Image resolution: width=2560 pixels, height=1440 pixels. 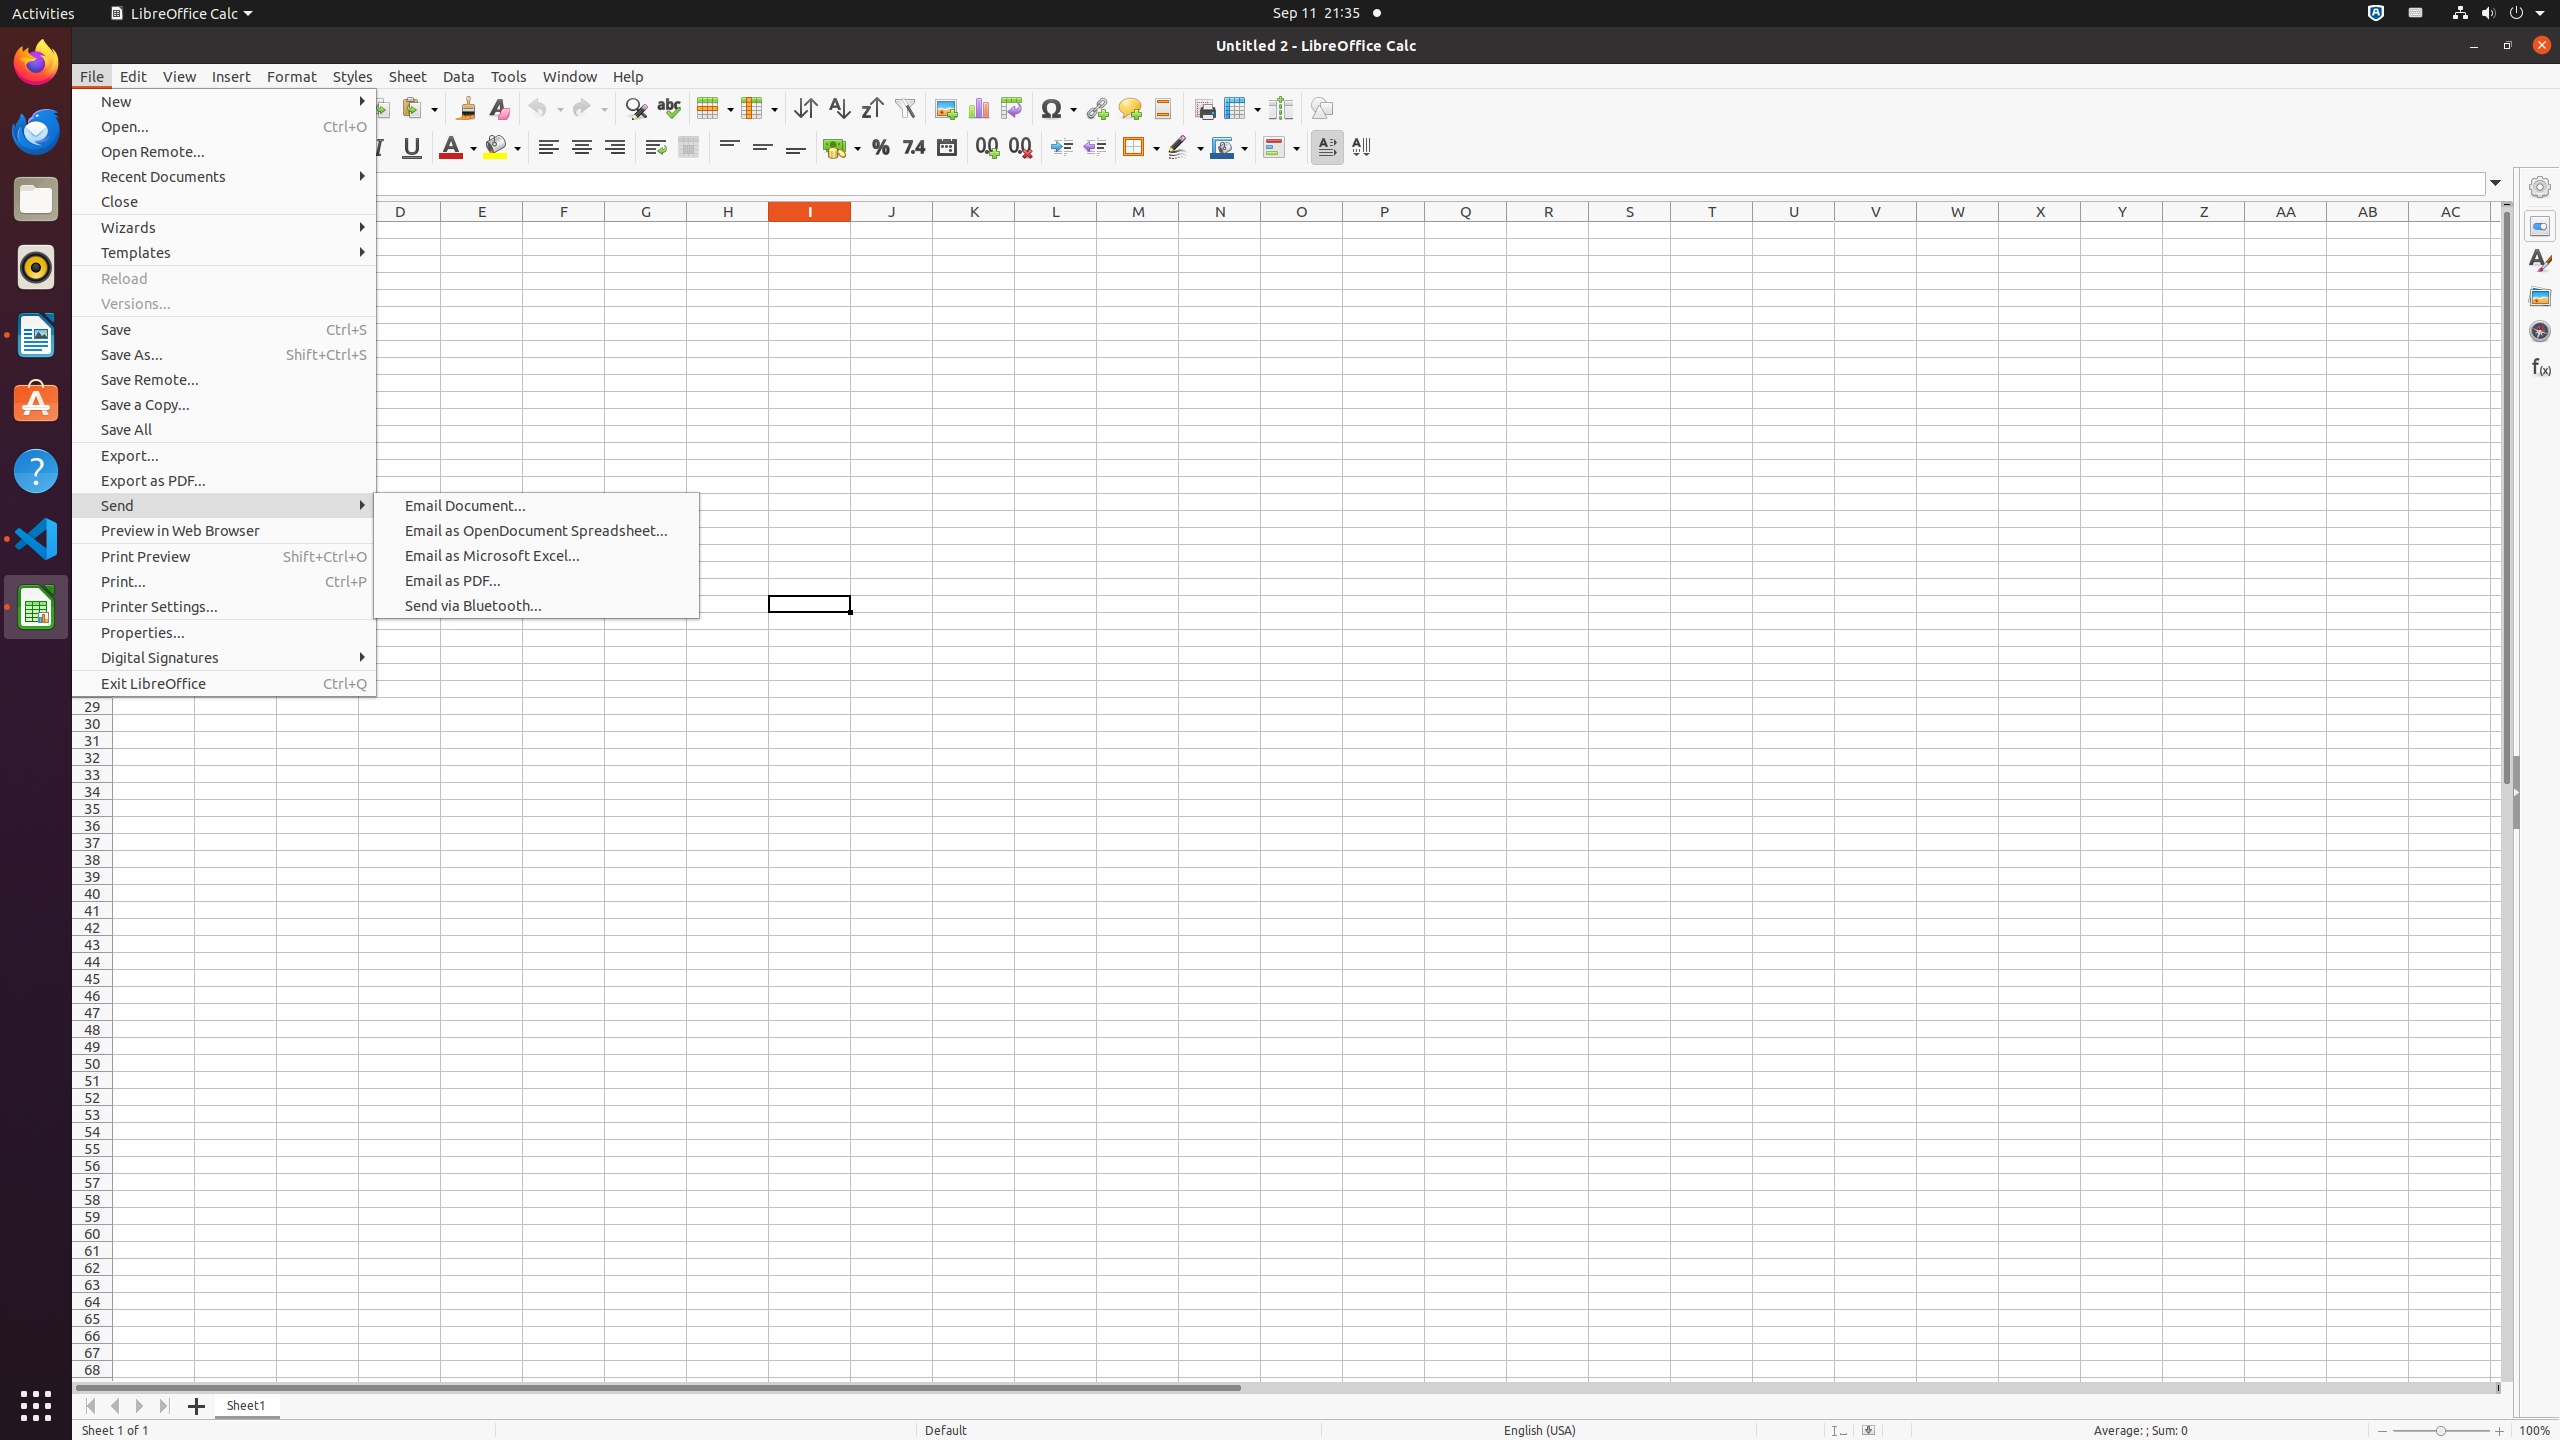 What do you see at coordinates (570, 76) in the screenshot?
I see `'Window'` at bounding box center [570, 76].